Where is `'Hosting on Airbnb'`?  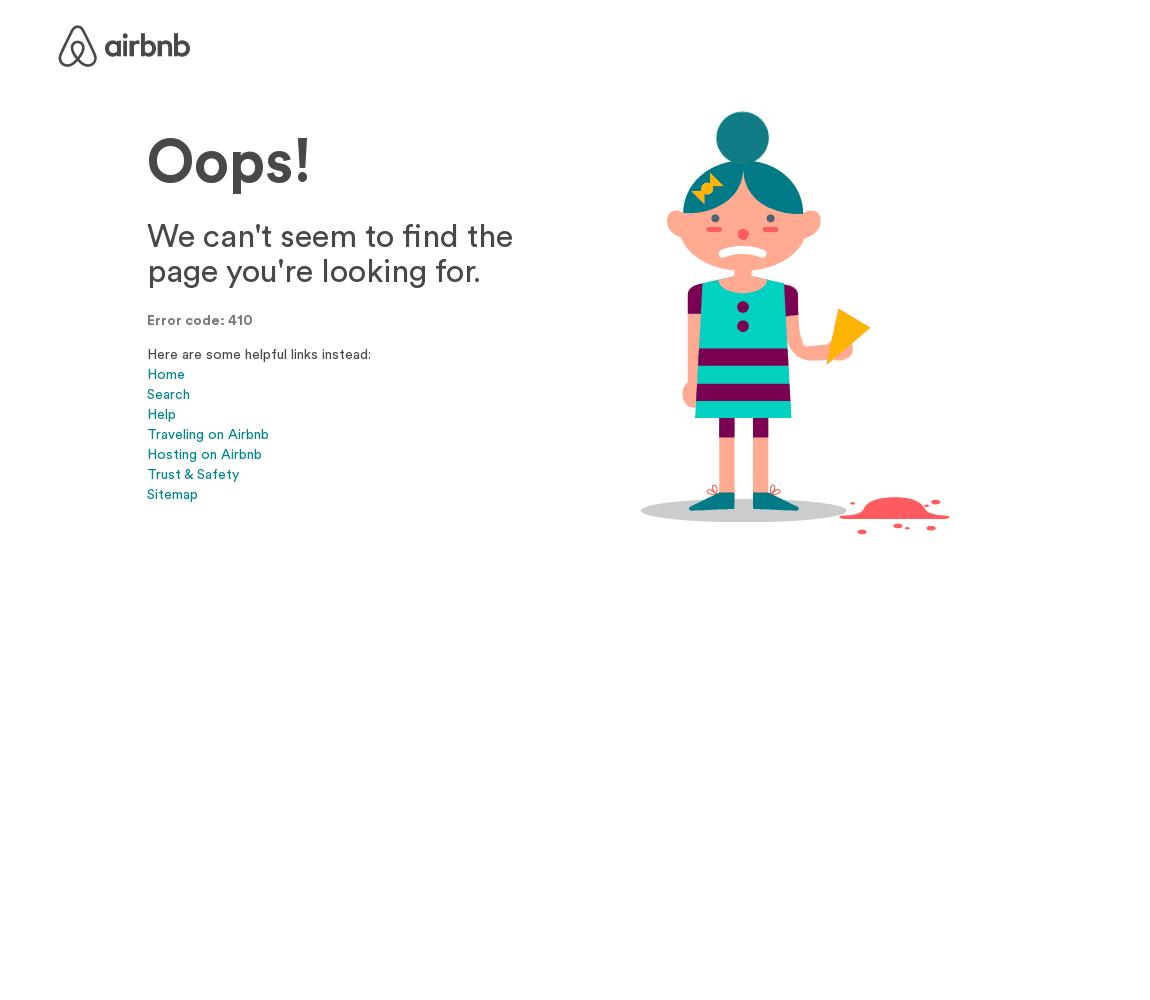 'Hosting on Airbnb' is located at coordinates (203, 452).